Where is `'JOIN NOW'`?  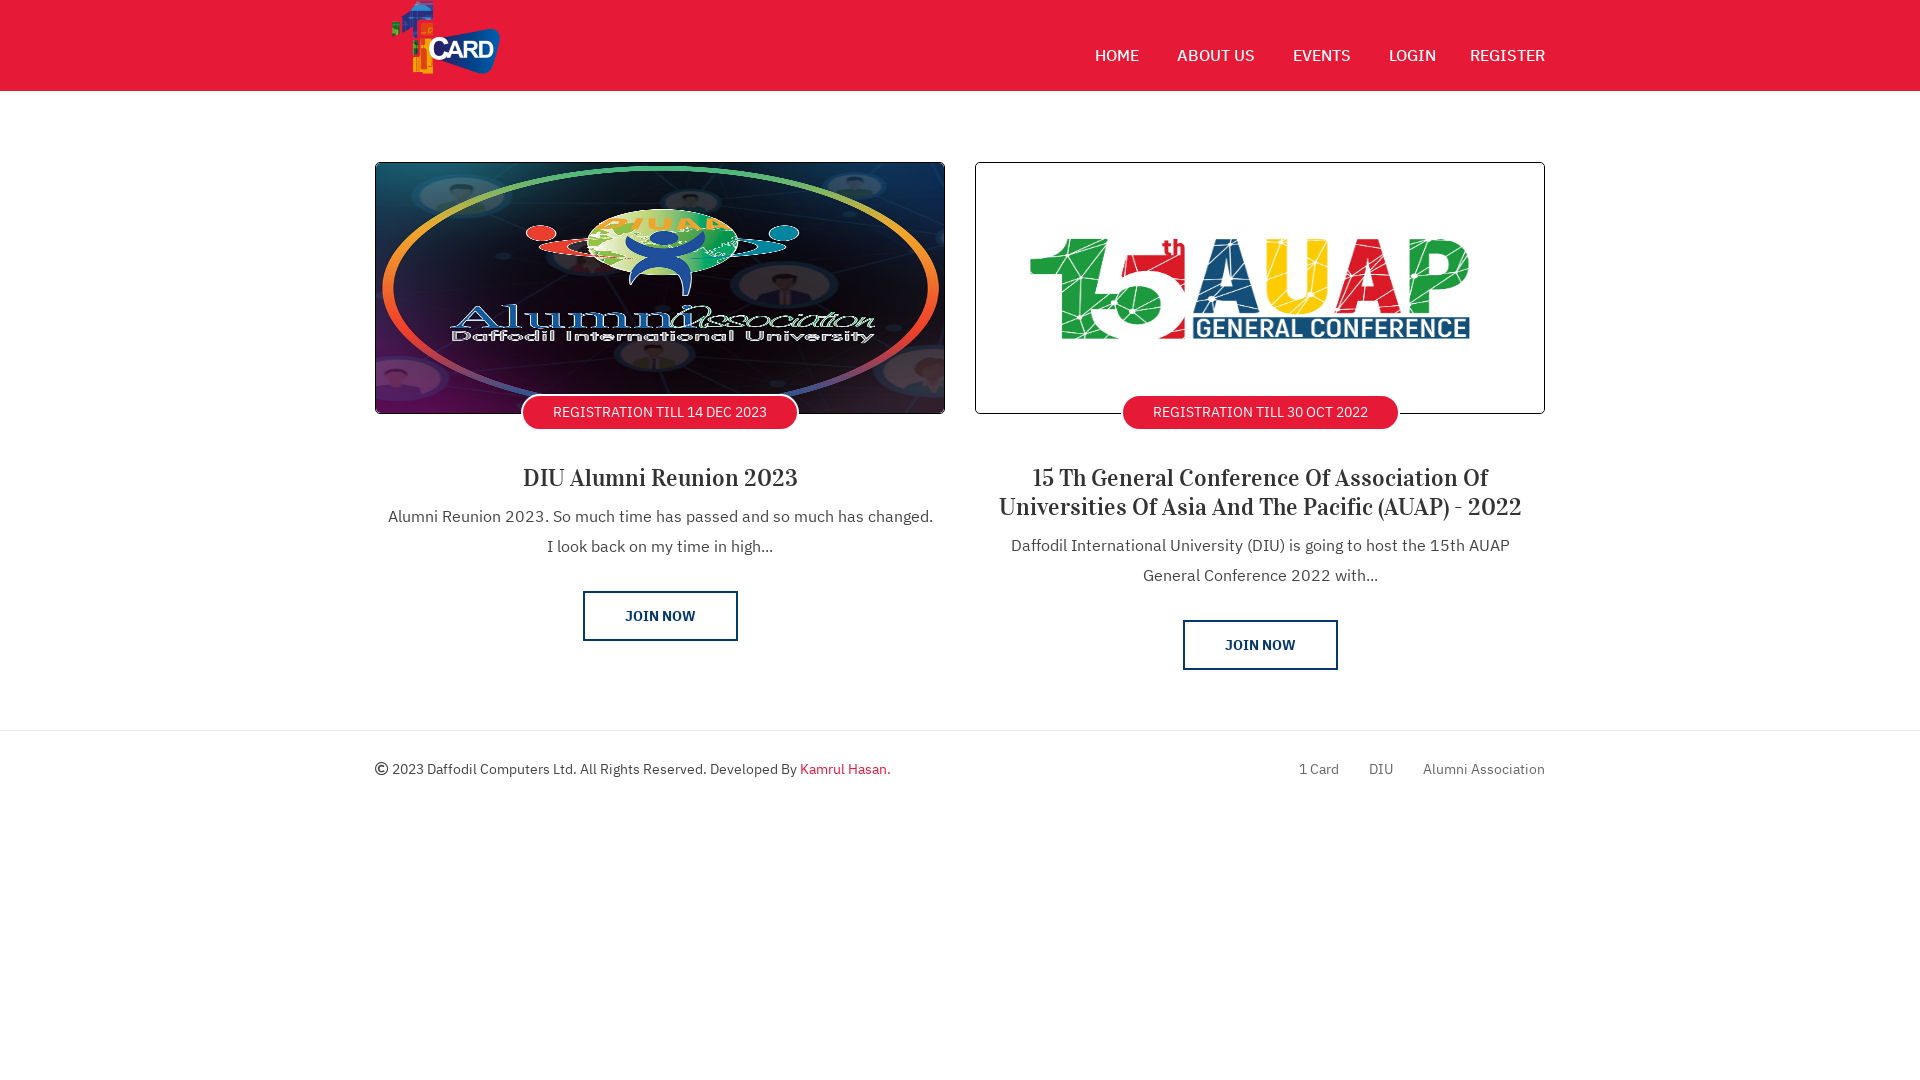
'JOIN NOW' is located at coordinates (1258, 644).